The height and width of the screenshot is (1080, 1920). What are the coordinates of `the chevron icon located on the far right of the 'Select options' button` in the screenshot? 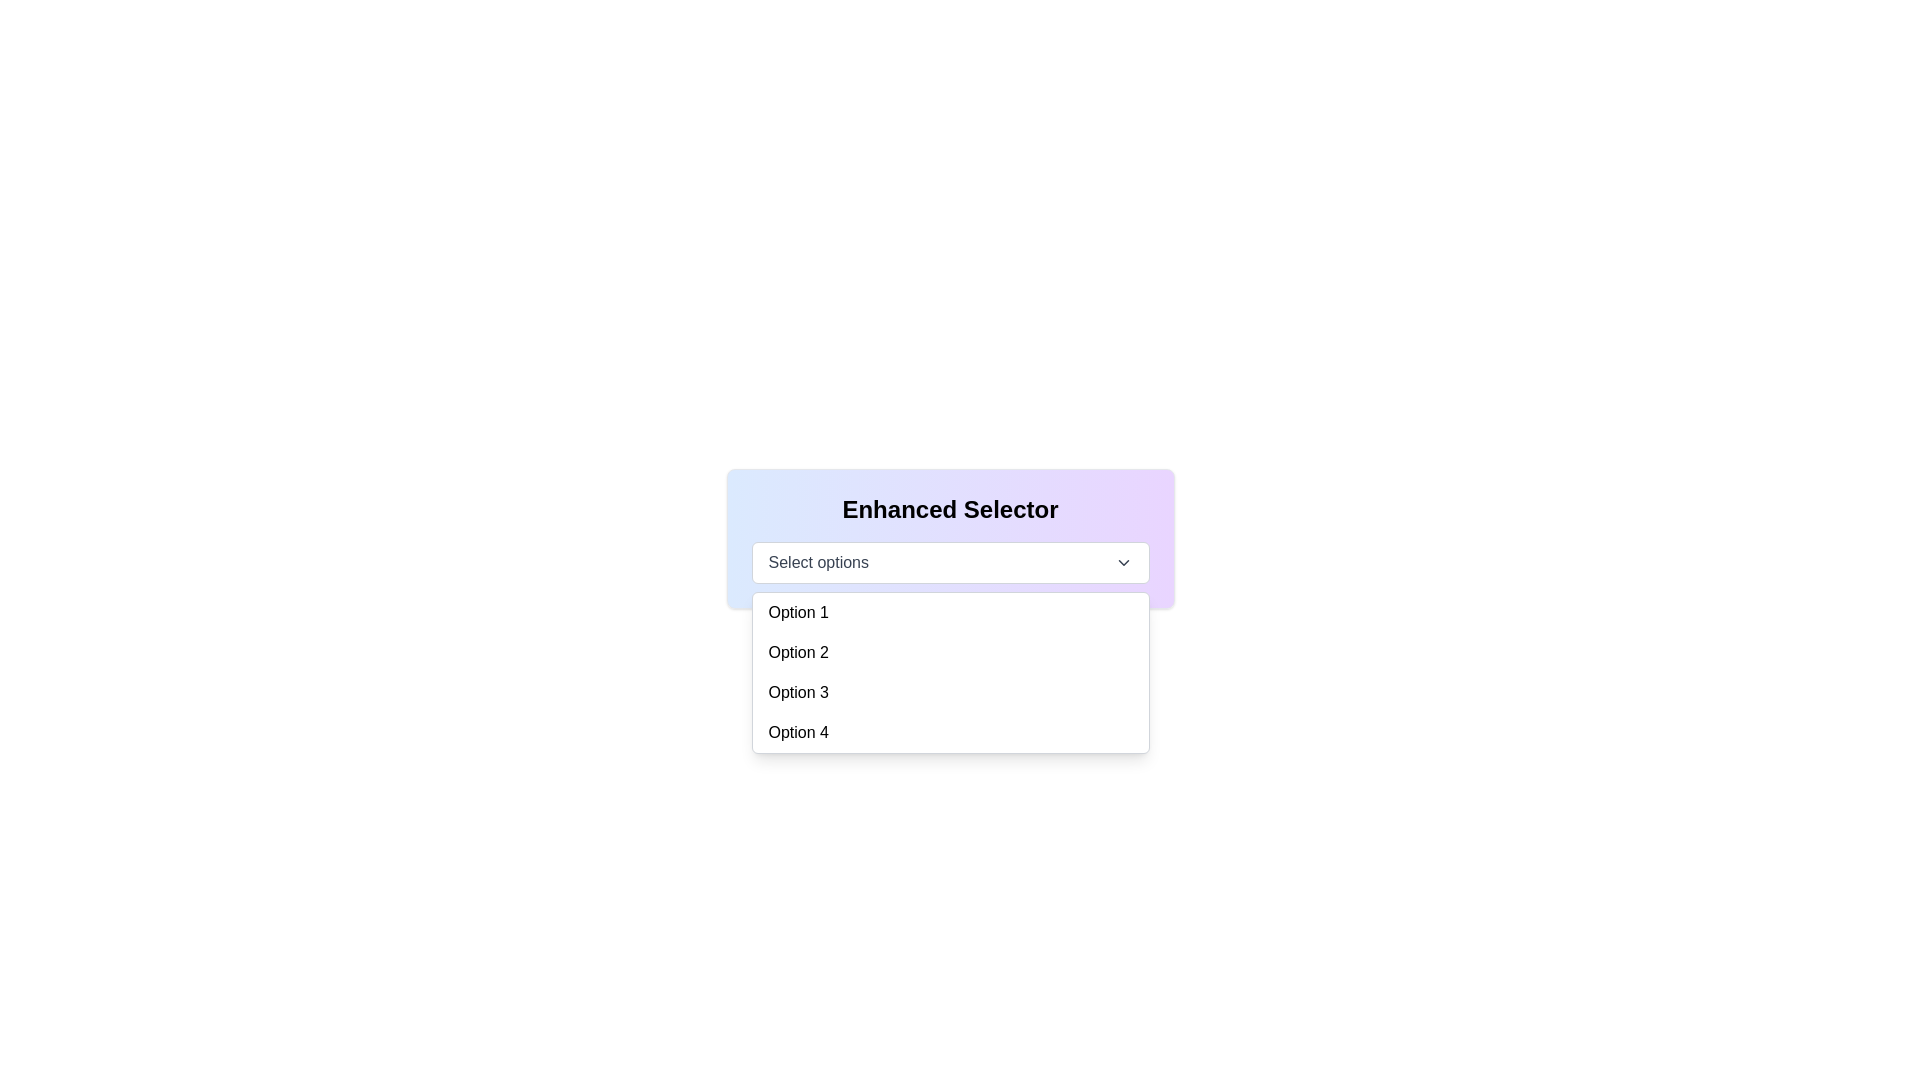 It's located at (1123, 563).